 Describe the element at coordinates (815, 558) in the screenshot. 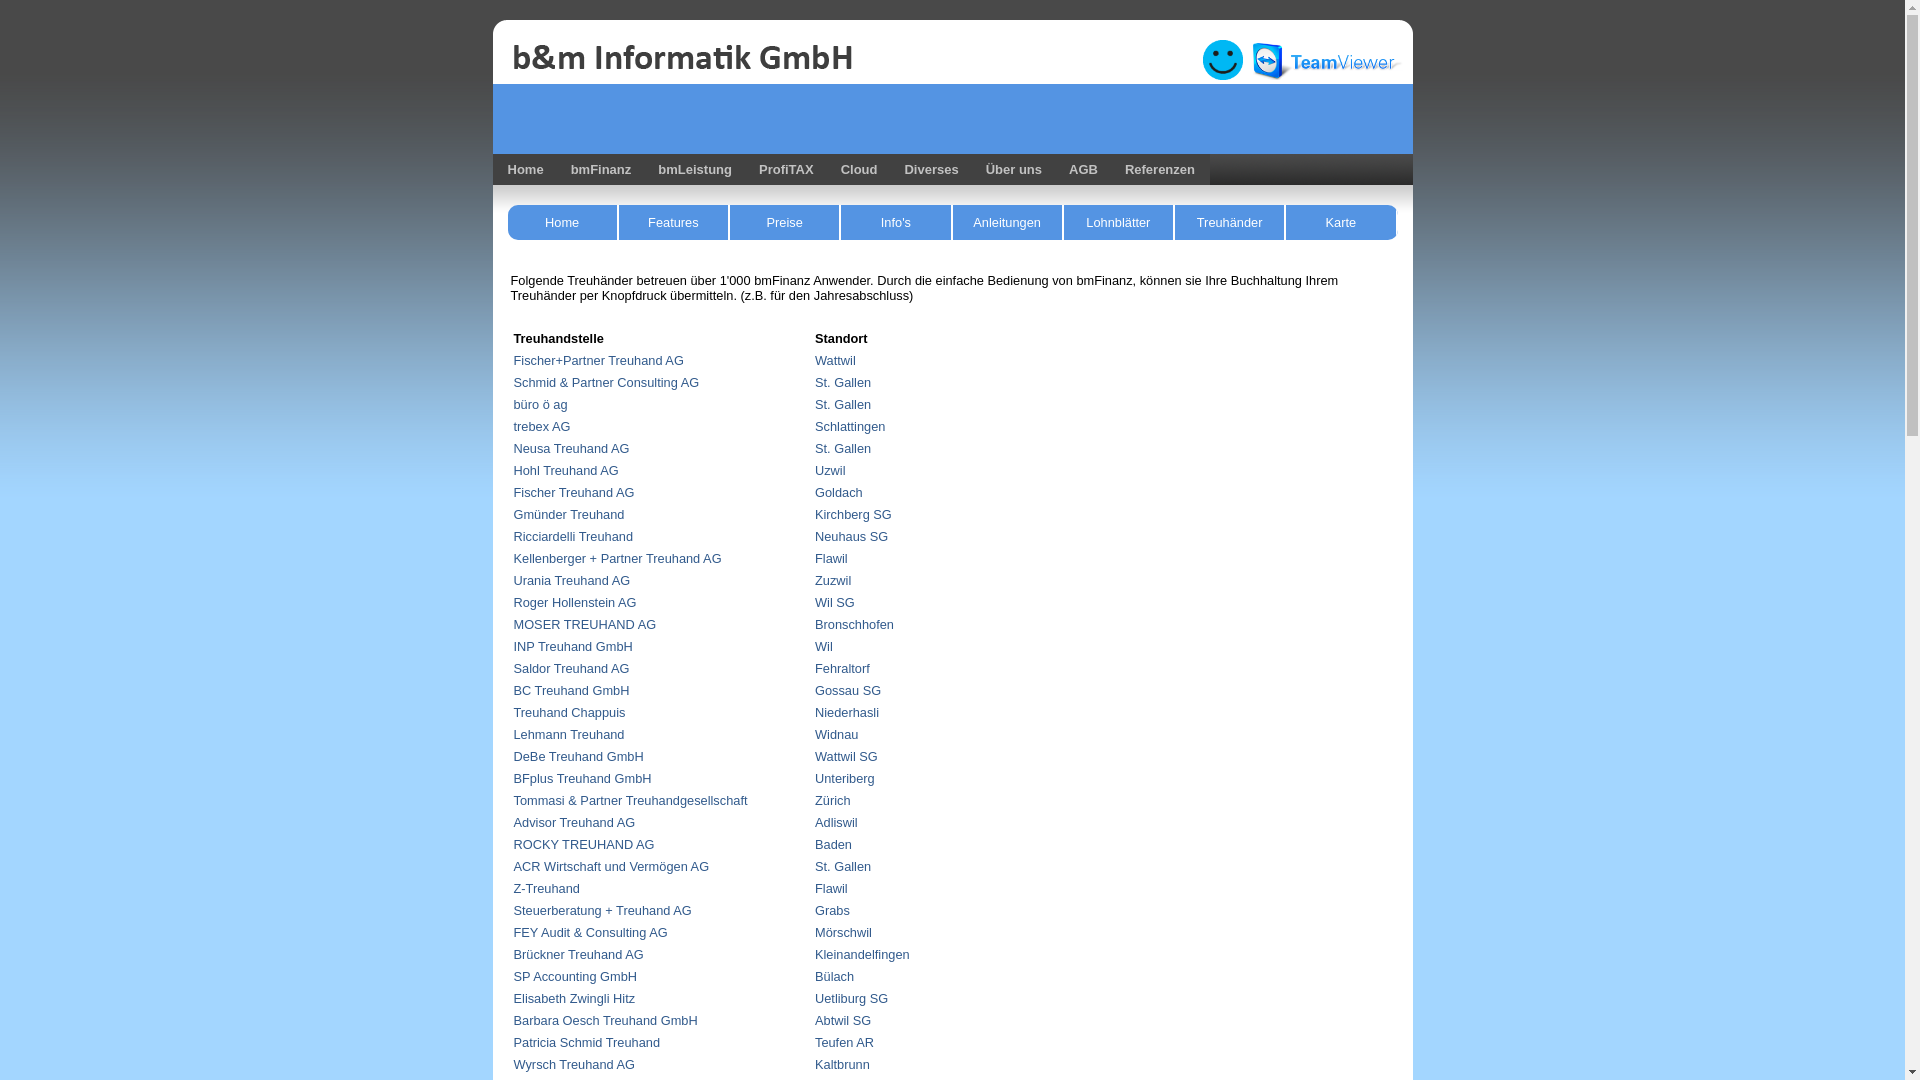

I see `'Flawil'` at that location.